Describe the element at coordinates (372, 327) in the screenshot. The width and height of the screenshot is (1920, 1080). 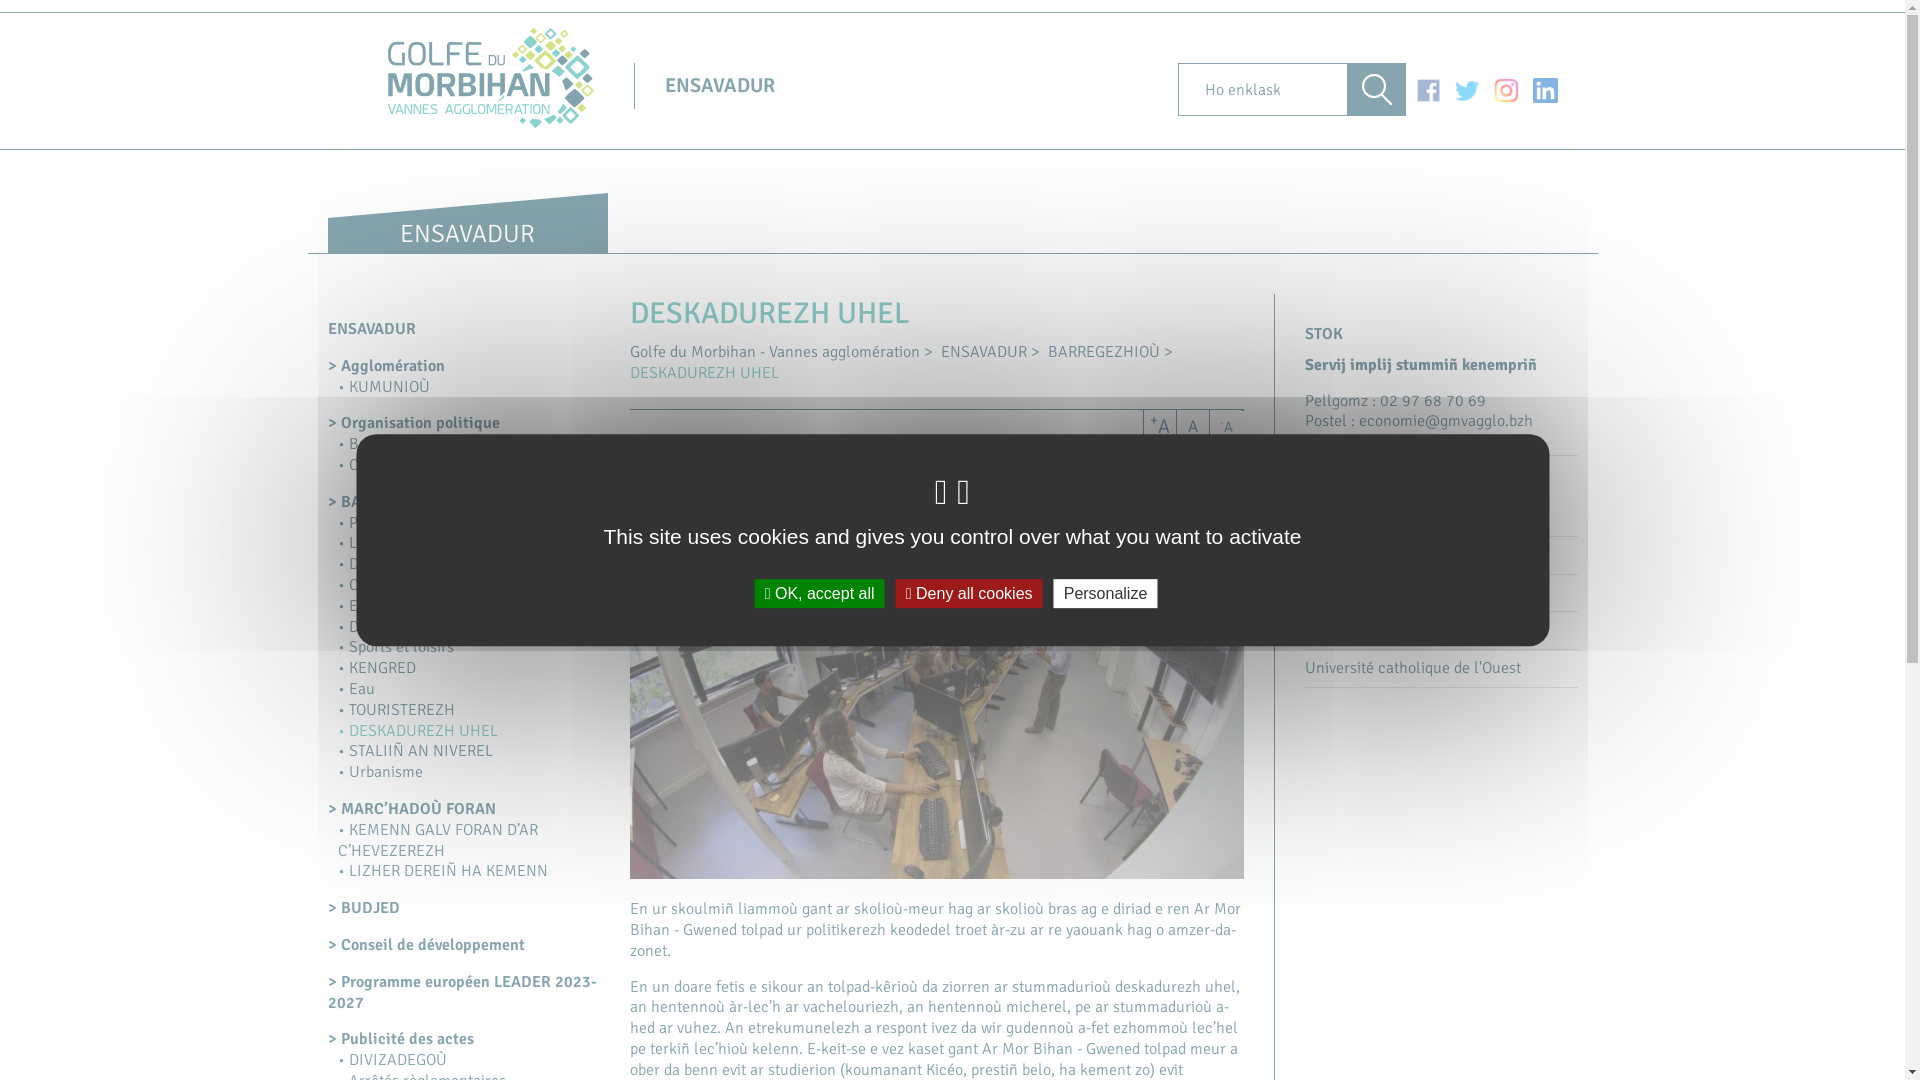
I see `'ENSAVADUR'` at that location.